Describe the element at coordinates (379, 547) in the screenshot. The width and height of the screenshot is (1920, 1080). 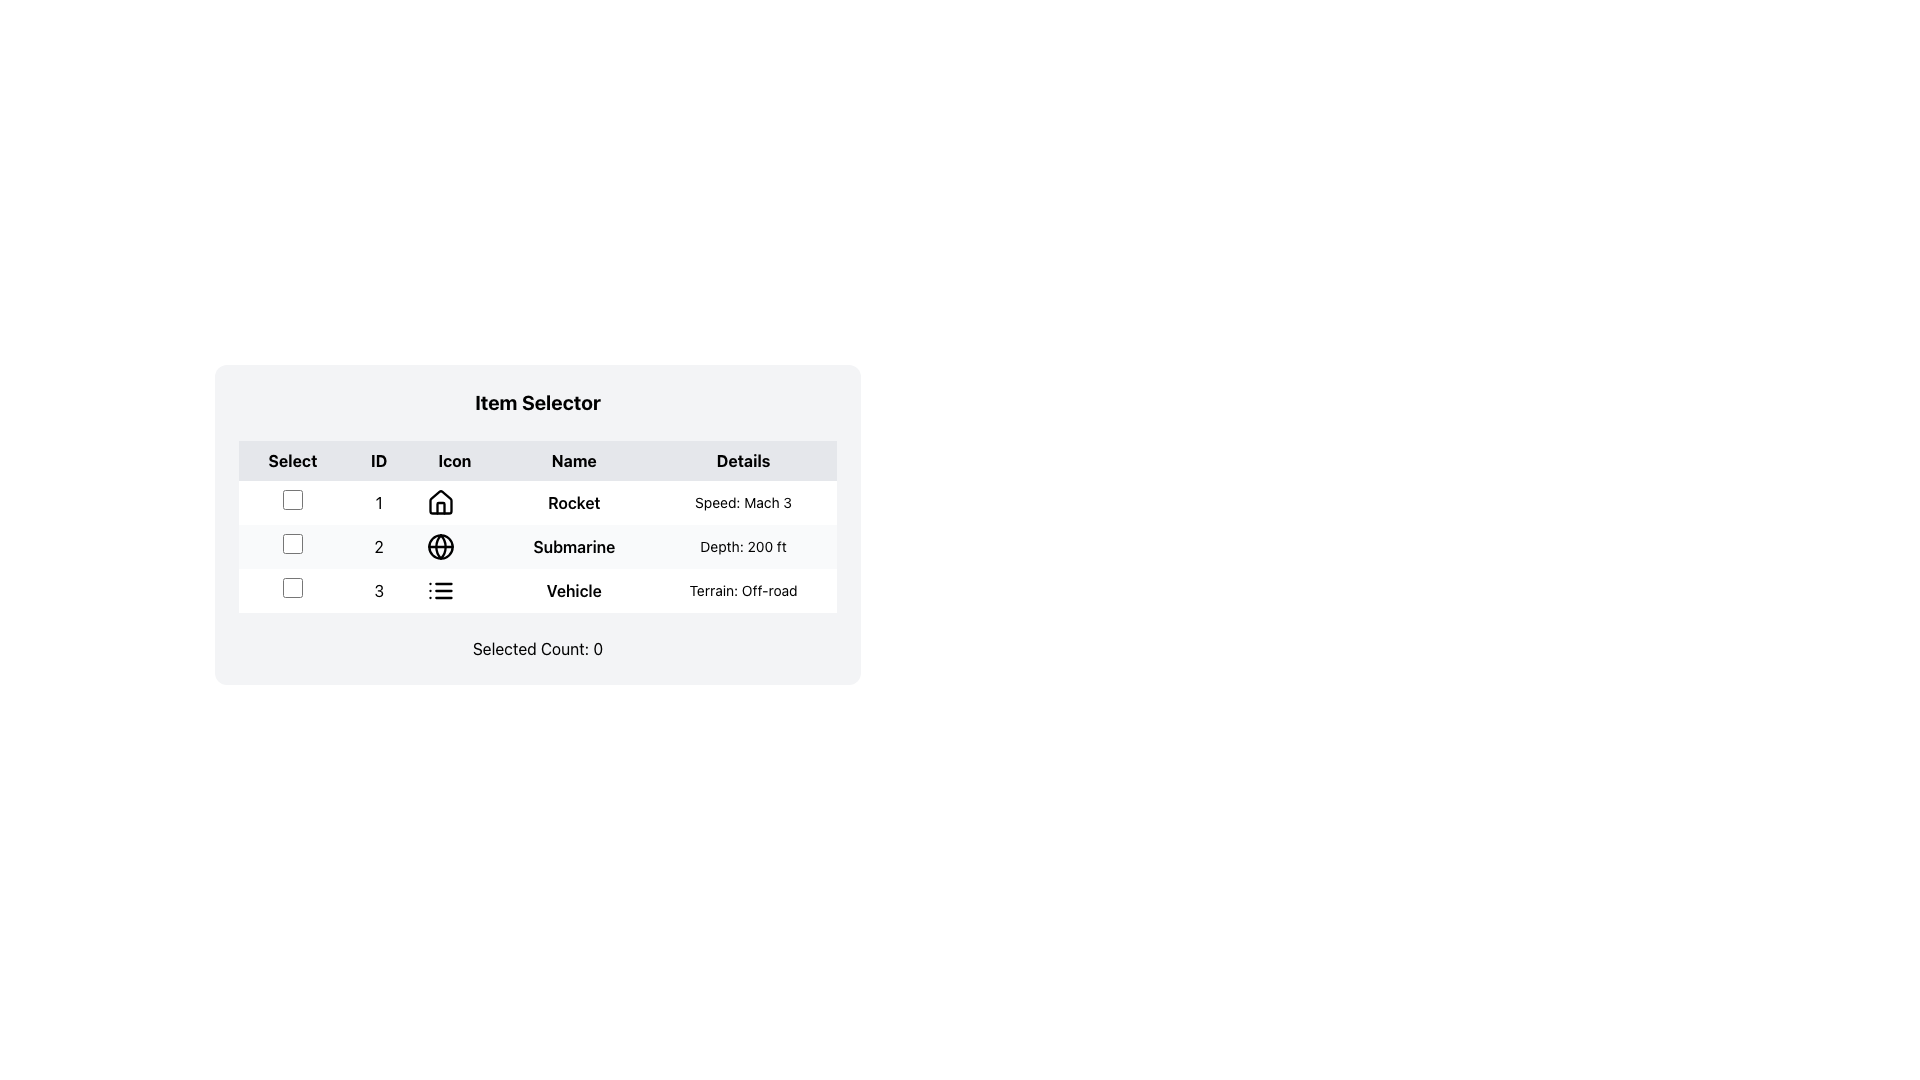
I see `the text label displaying the number '2' in bold black font, which is located in the second column of the second row in a table, between the checkbox and the icon` at that location.